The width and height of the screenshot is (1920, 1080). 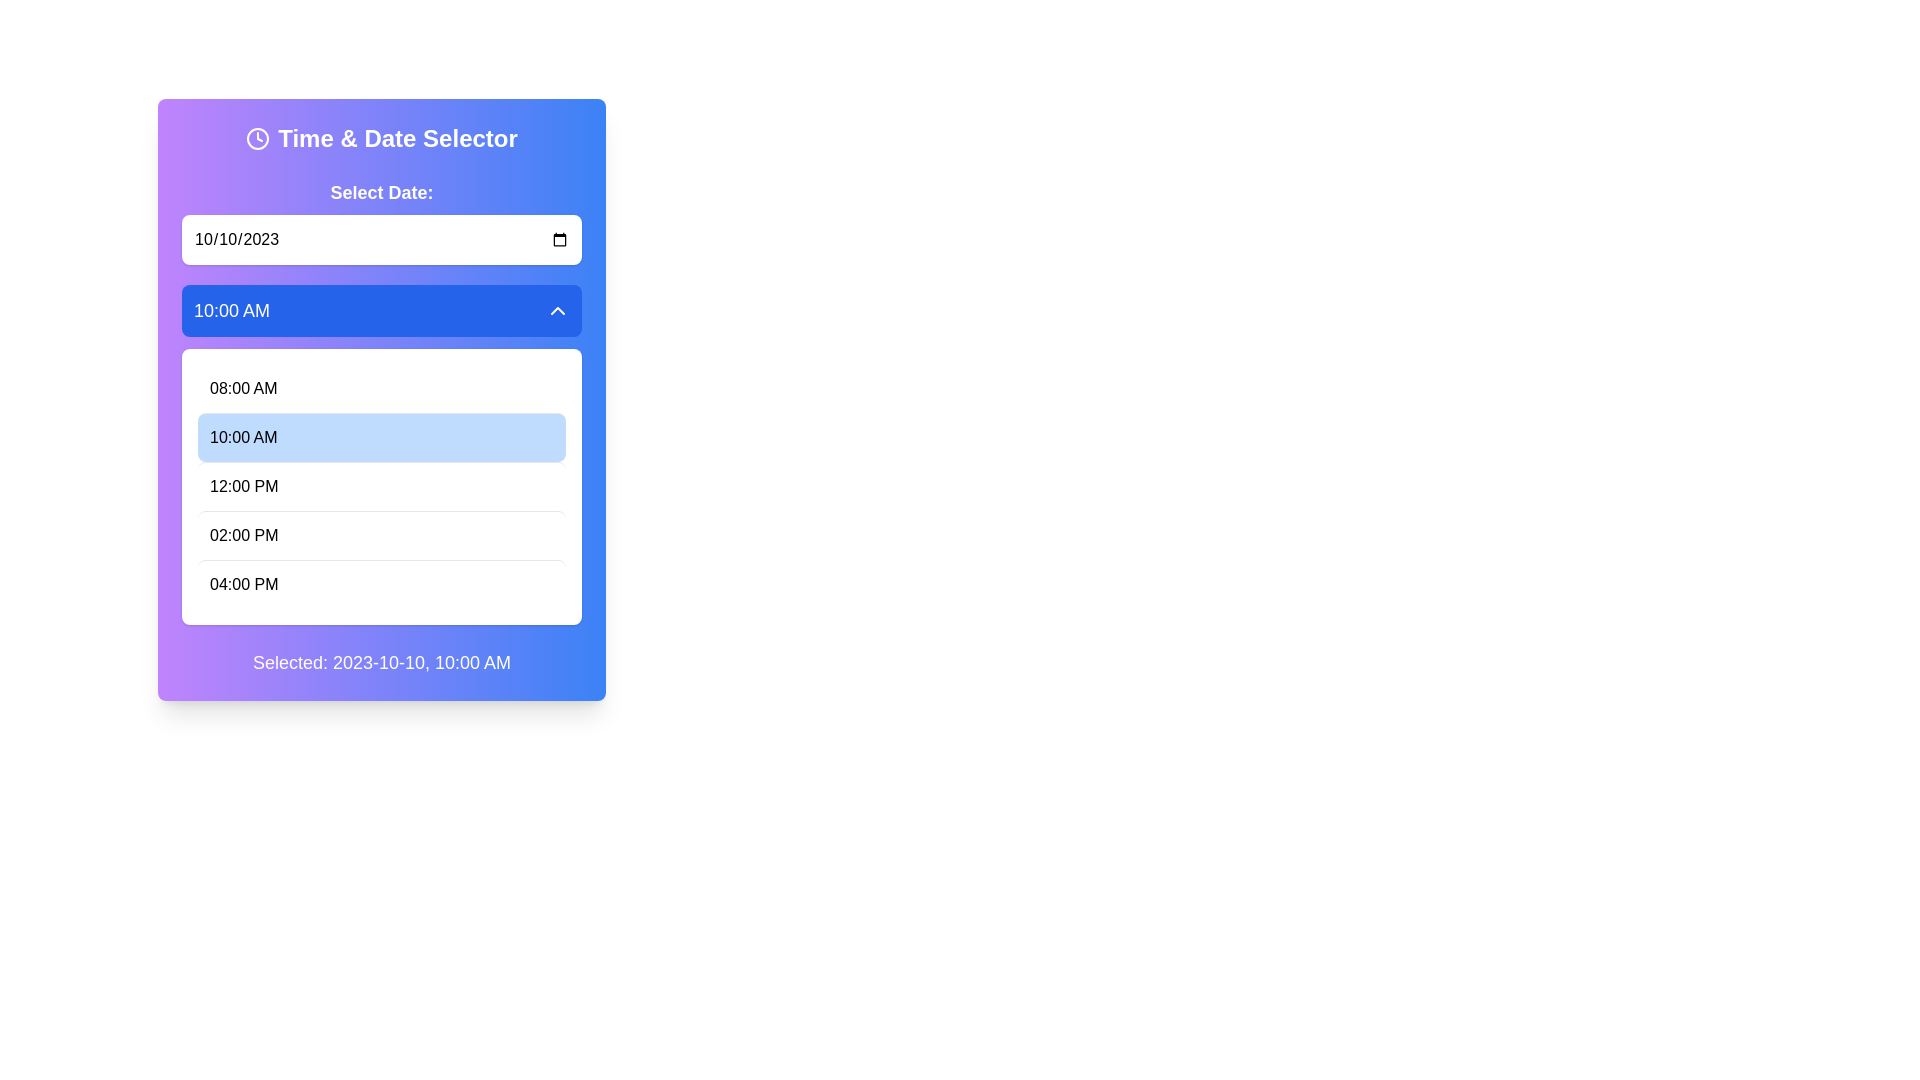 I want to click on the selectable list item displaying '12:00 PM', which is the third option in the list of time options, so click(x=382, y=486).